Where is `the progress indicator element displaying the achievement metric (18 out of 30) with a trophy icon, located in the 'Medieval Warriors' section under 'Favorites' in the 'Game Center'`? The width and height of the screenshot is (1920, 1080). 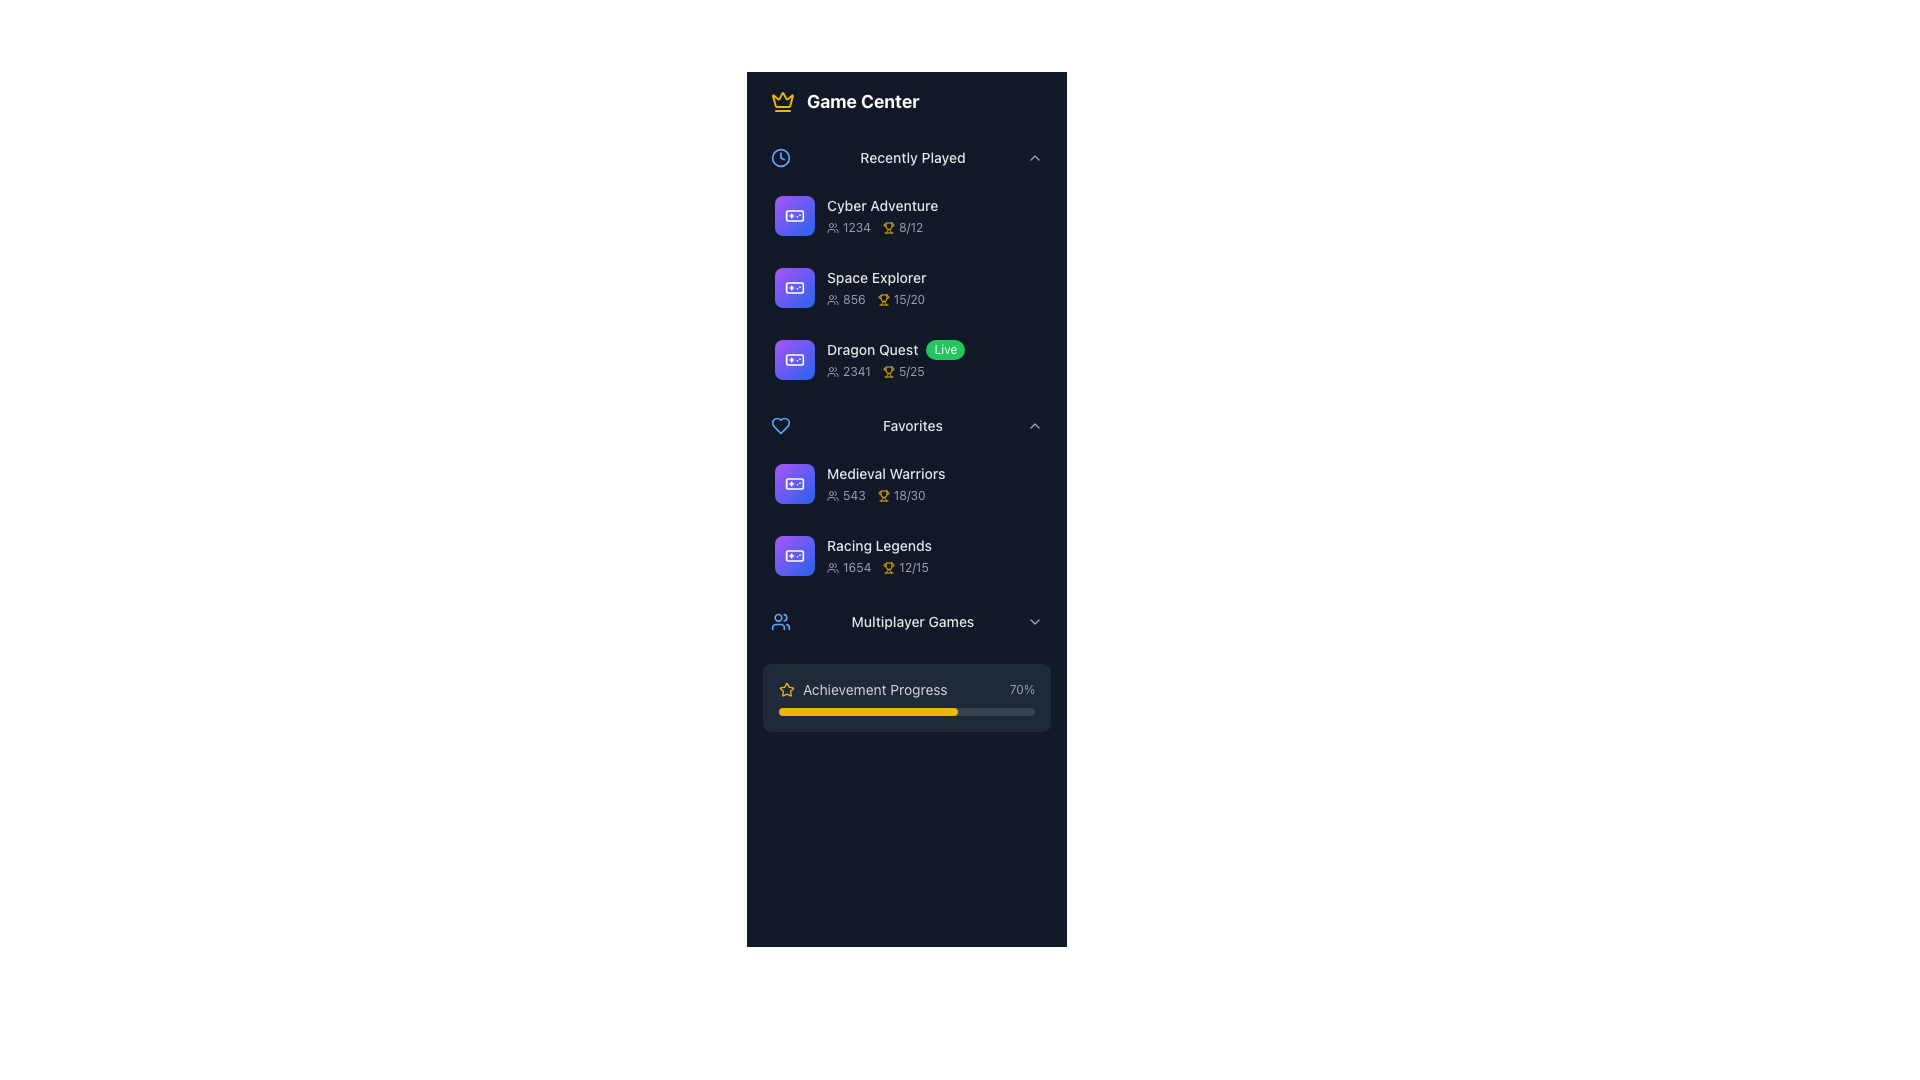 the progress indicator element displaying the achievement metric (18 out of 30) with a trophy icon, located in the 'Medieval Warriors' section under 'Favorites' in the 'Game Center' is located at coordinates (900, 495).